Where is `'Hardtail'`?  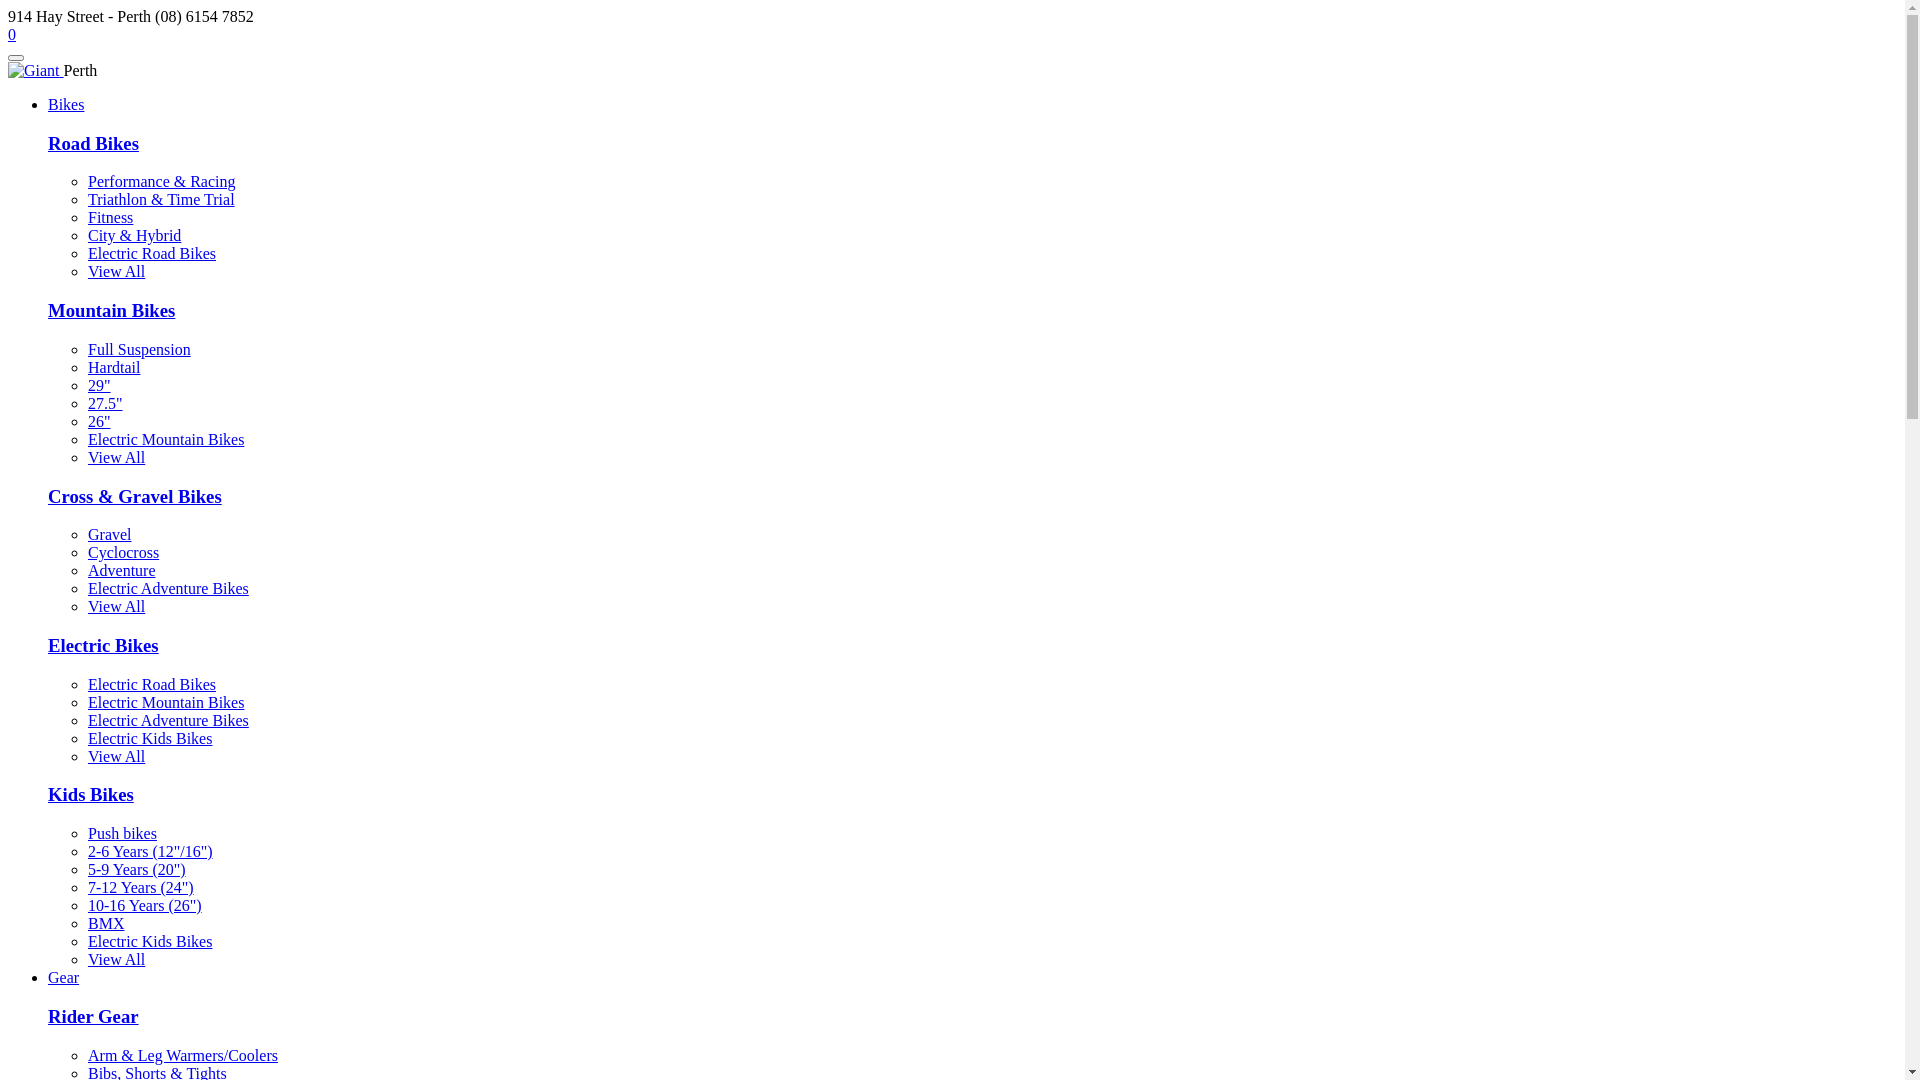 'Hardtail' is located at coordinates (86, 367).